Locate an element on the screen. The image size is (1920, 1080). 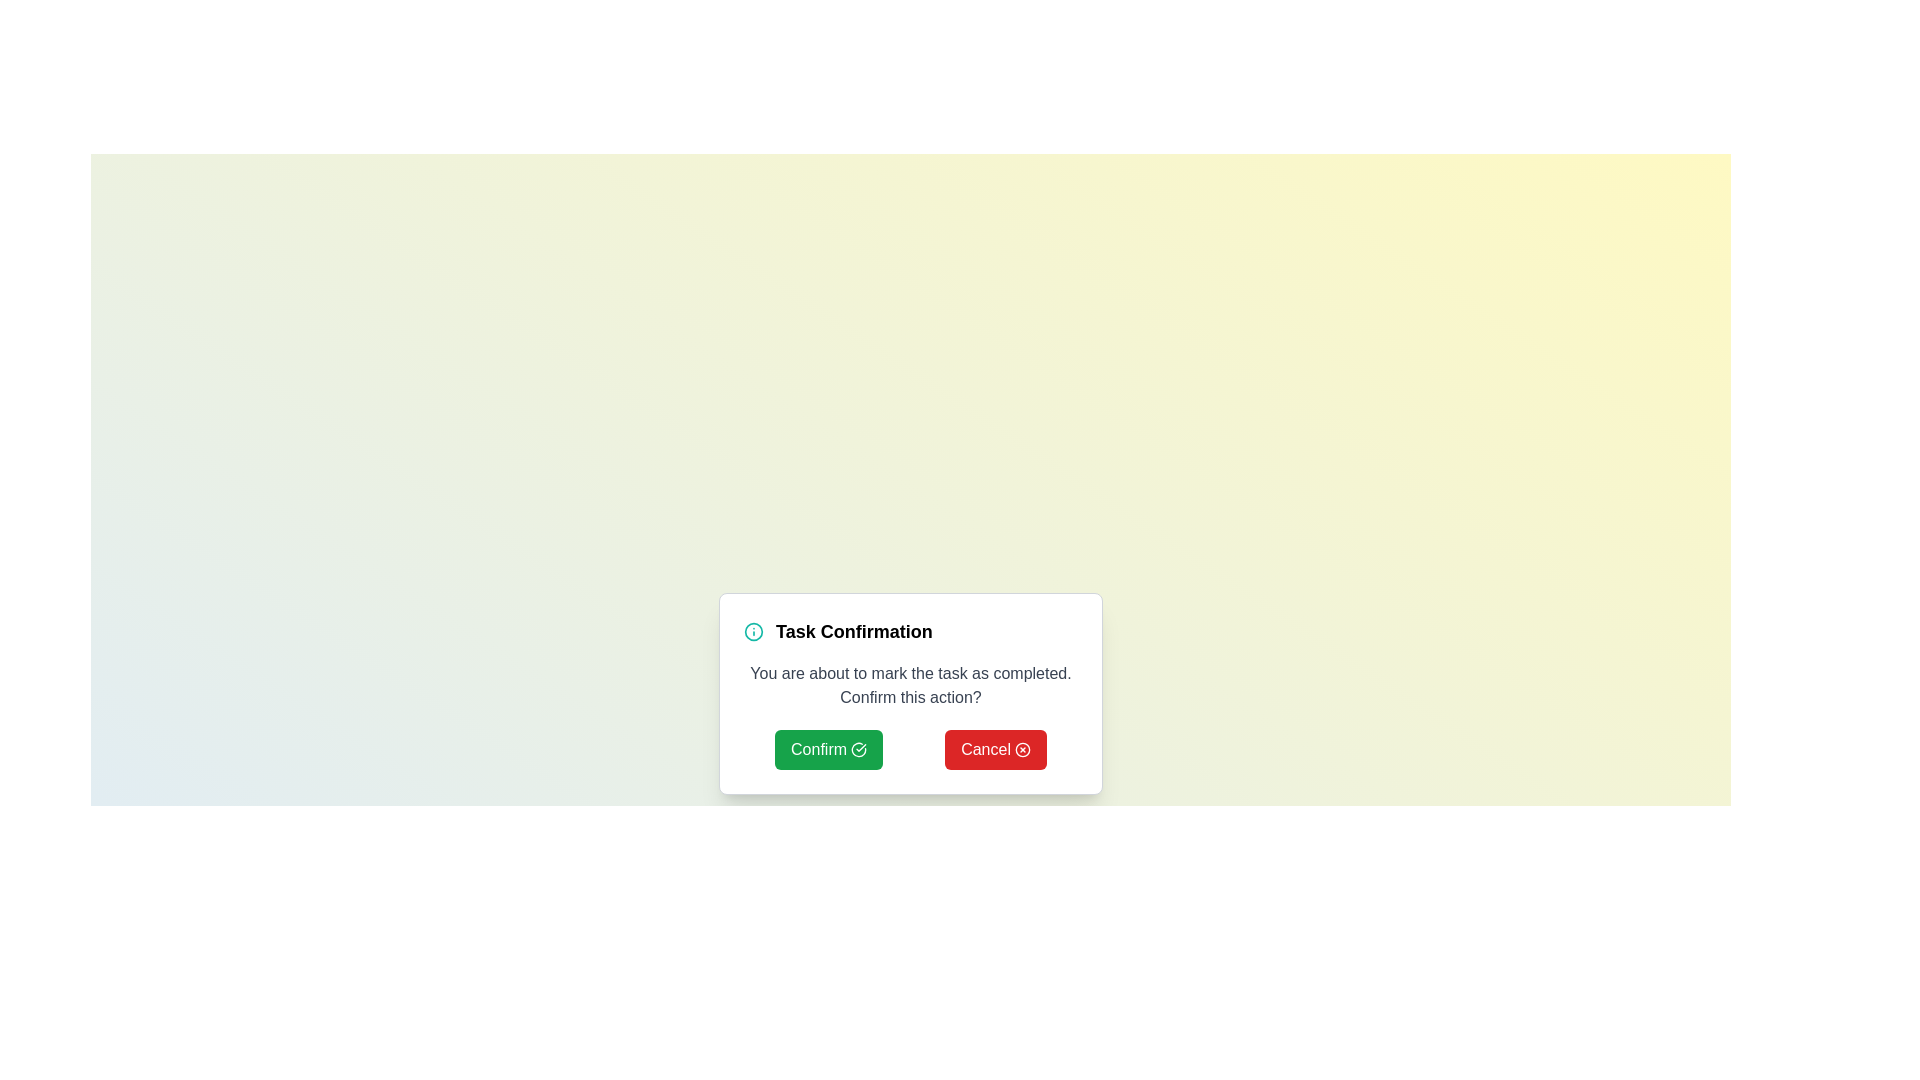
the cancel action icon located to the right of the 'Cancel' text within the red 'Cancel' button at the bottom-right of the dialog box is located at coordinates (1022, 749).